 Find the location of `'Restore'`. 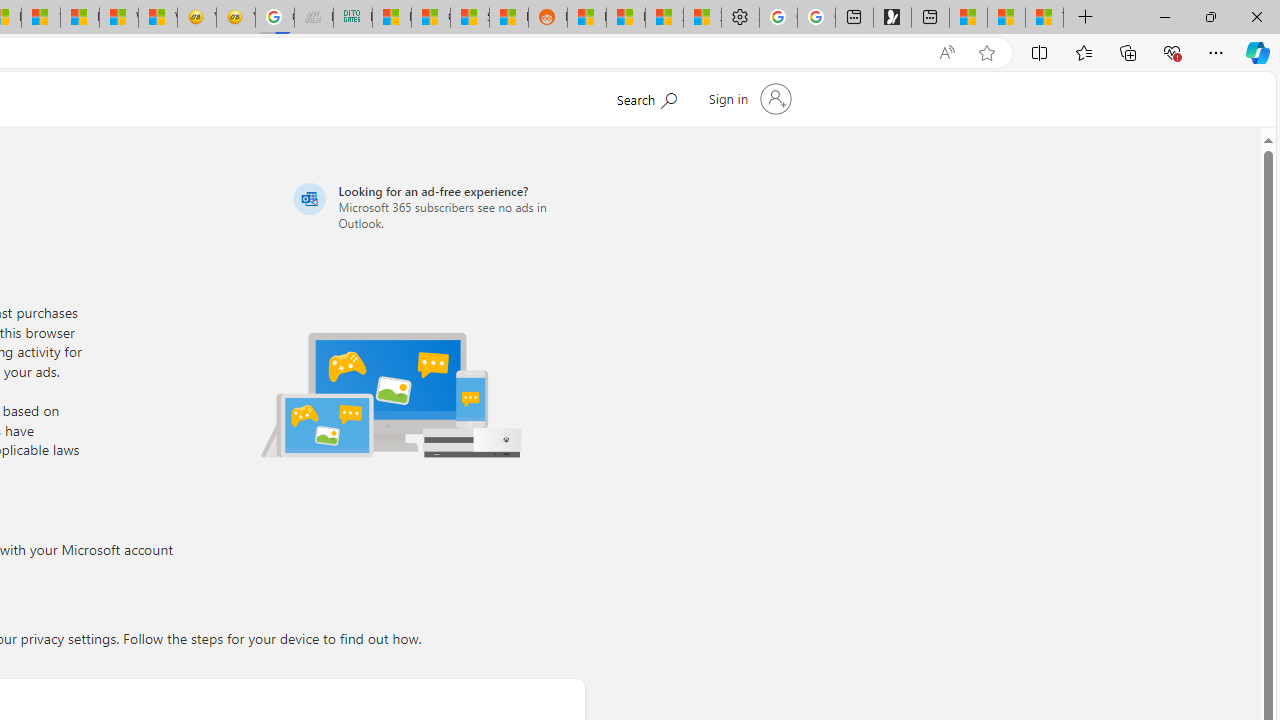

'Restore' is located at coordinates (1209, 16).